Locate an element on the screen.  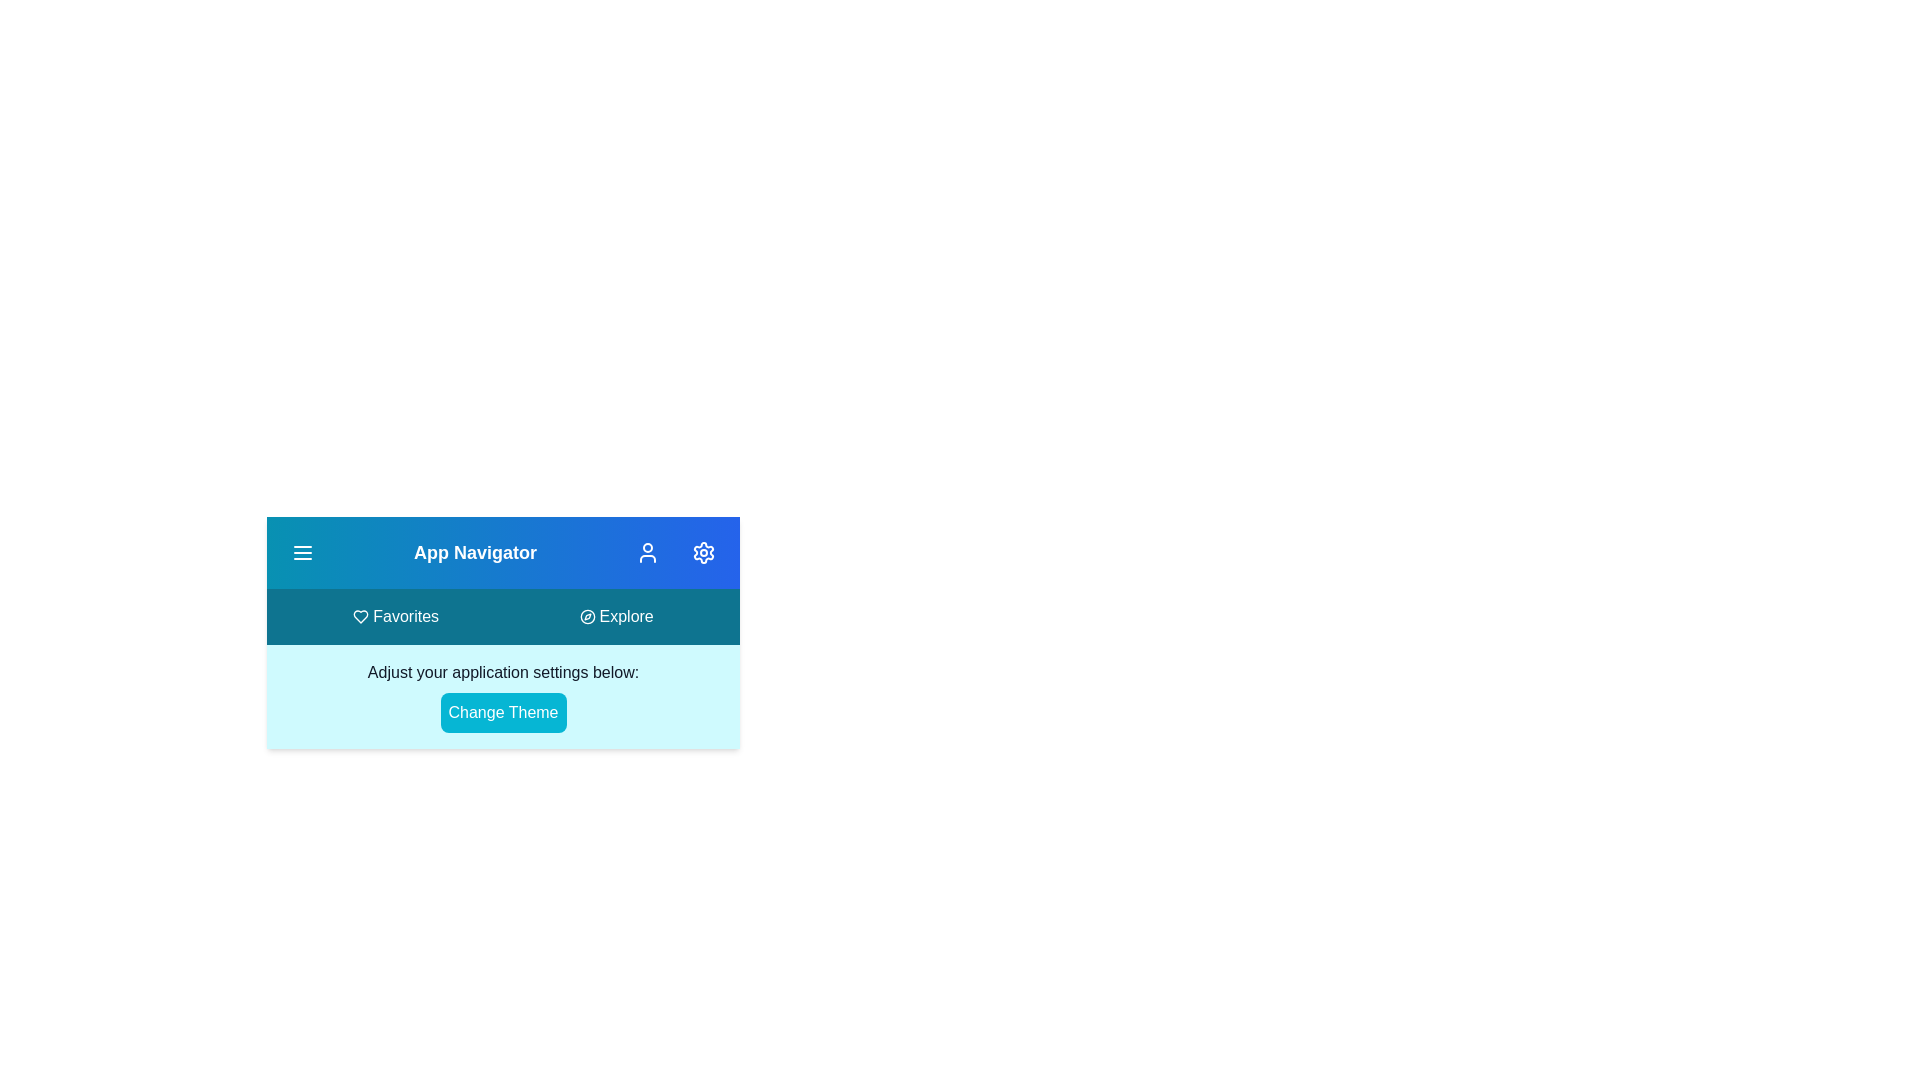
the settings icon represented by a gear symbol within the blue circular button is located at coordinates (702, 552).